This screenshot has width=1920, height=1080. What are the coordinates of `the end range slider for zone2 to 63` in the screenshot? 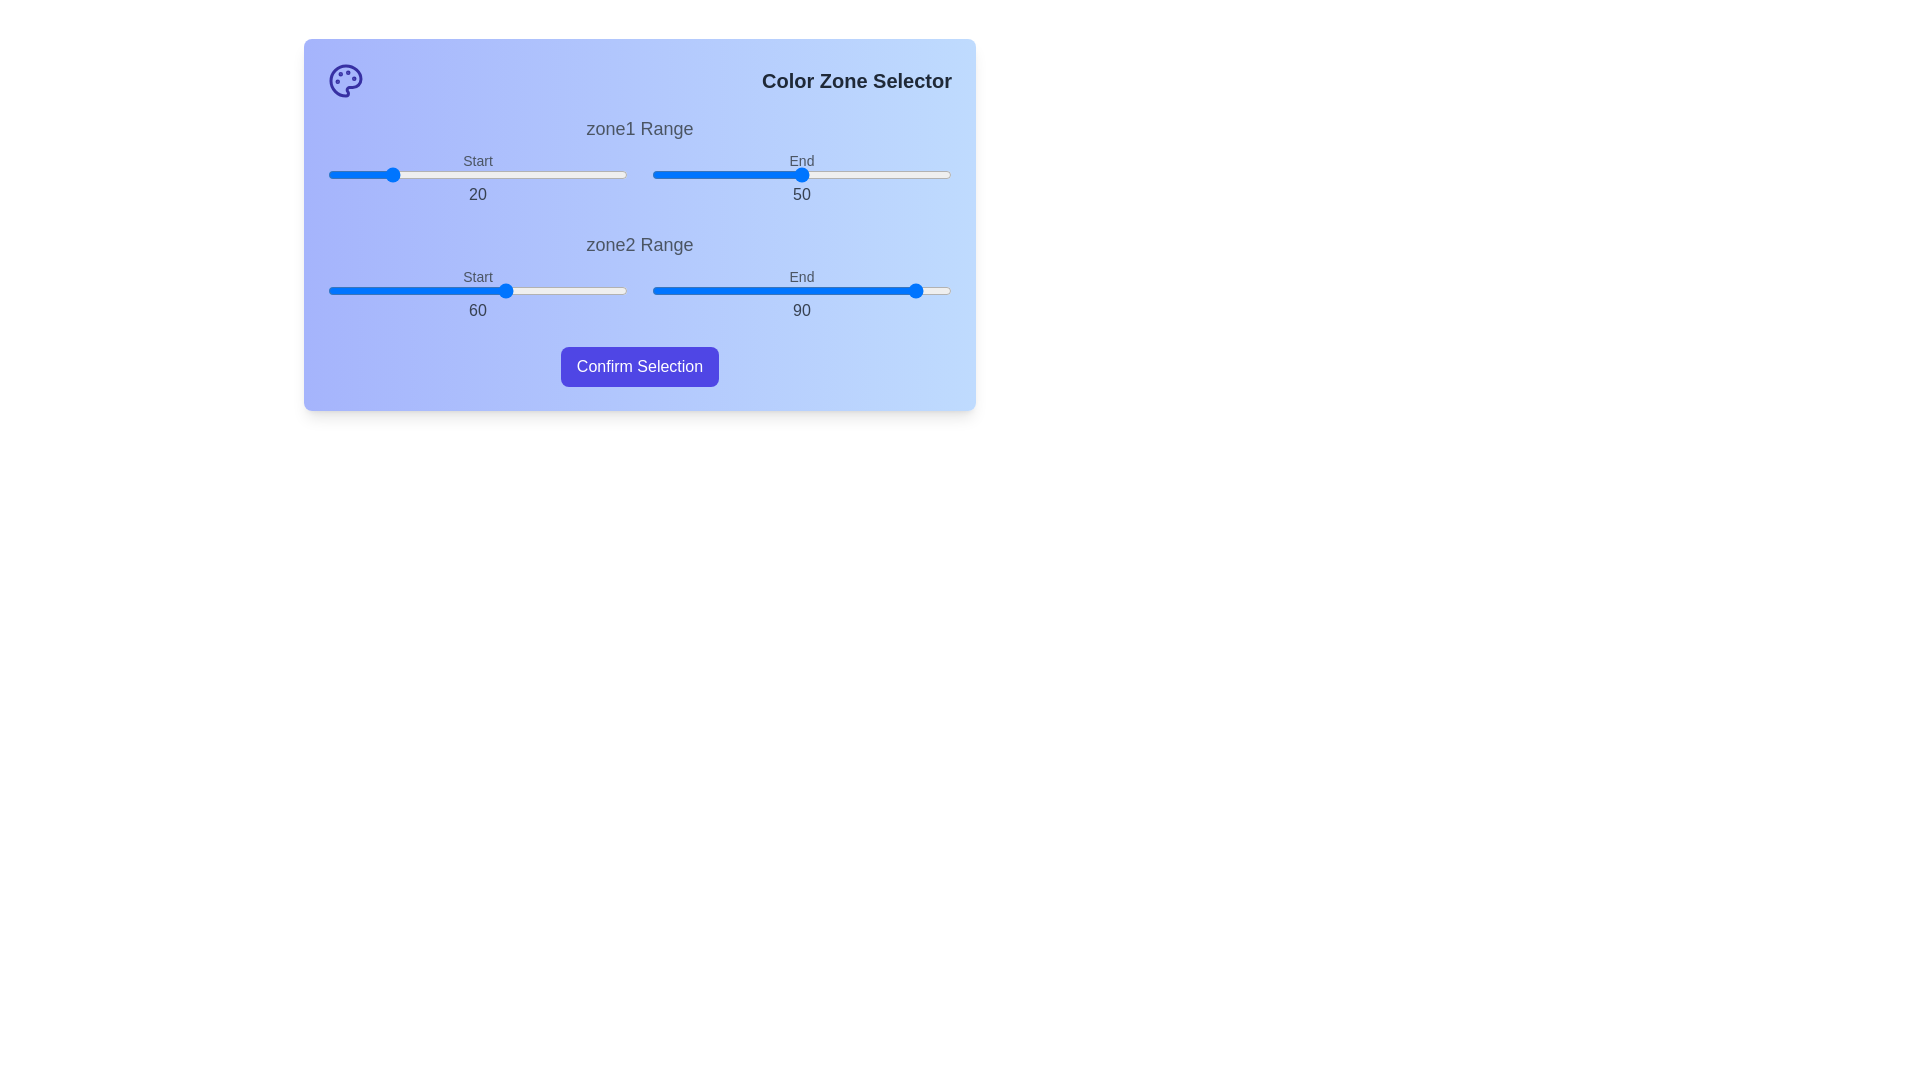 It's located at (840, 290).